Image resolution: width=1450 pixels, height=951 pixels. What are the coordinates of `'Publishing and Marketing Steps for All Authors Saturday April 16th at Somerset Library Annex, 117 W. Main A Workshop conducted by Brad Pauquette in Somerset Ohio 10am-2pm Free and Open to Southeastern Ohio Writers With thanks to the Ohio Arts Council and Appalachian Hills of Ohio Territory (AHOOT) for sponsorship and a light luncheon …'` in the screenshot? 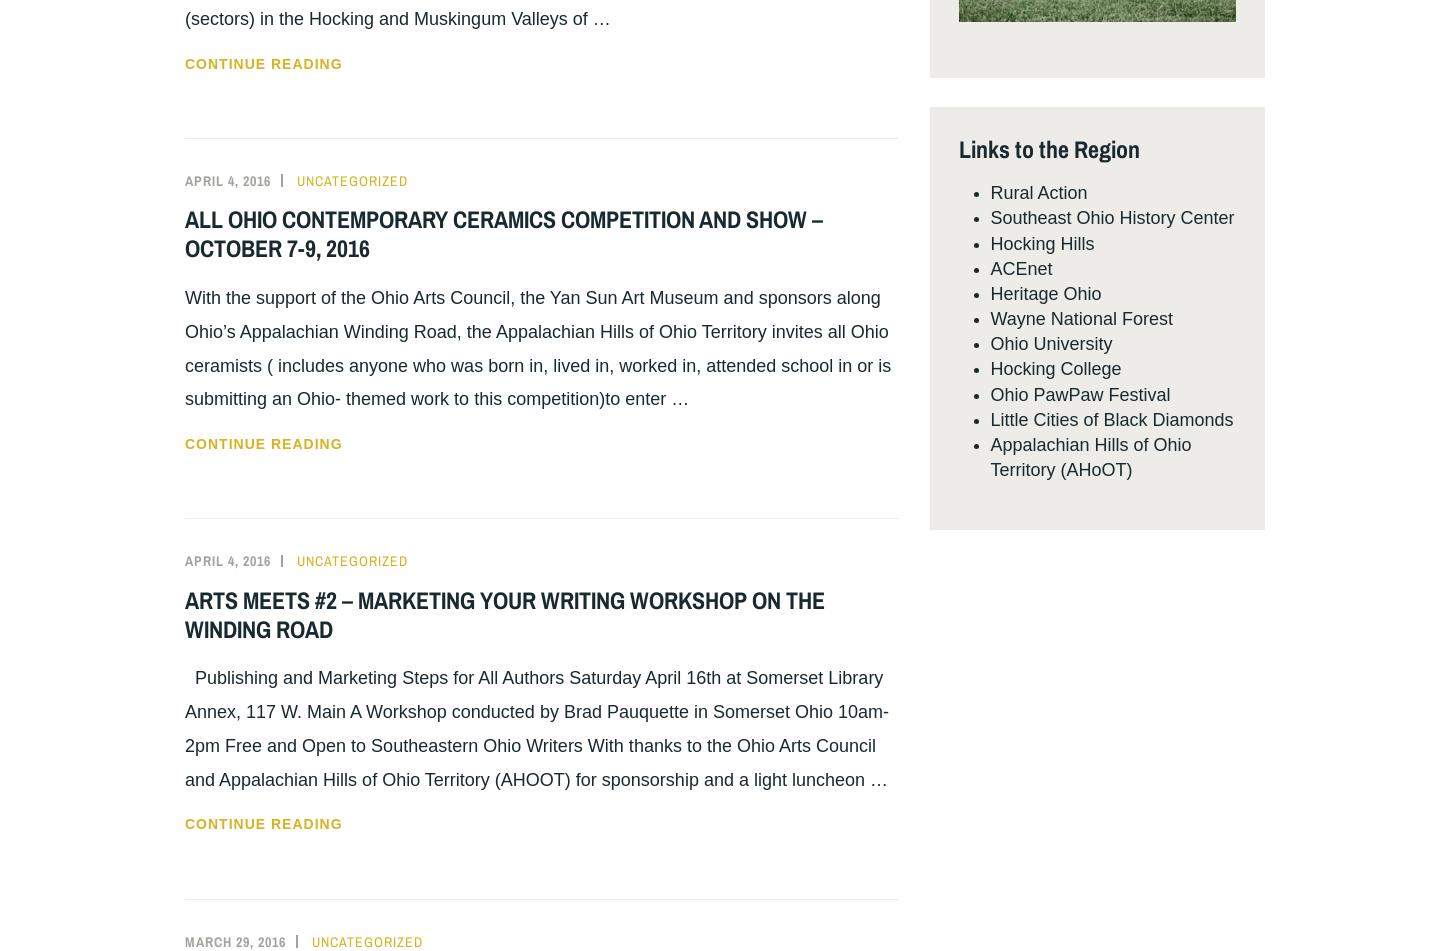 It's located at (536, 727).